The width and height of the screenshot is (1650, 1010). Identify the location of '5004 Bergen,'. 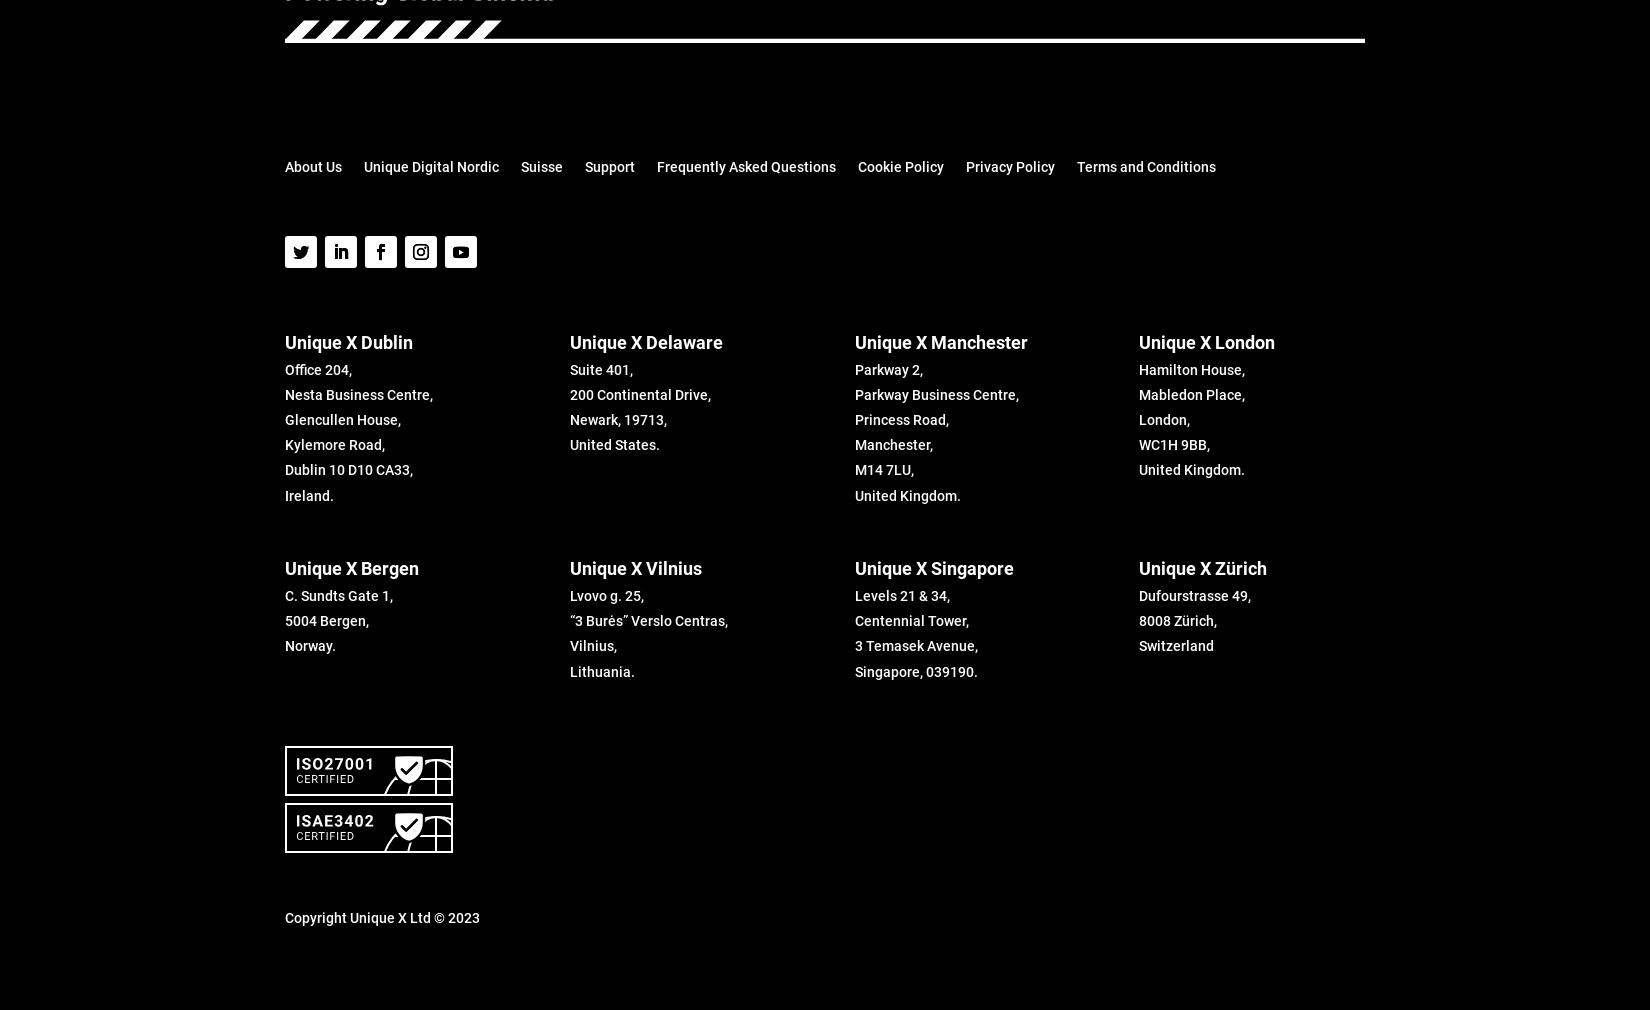
(327, 620).